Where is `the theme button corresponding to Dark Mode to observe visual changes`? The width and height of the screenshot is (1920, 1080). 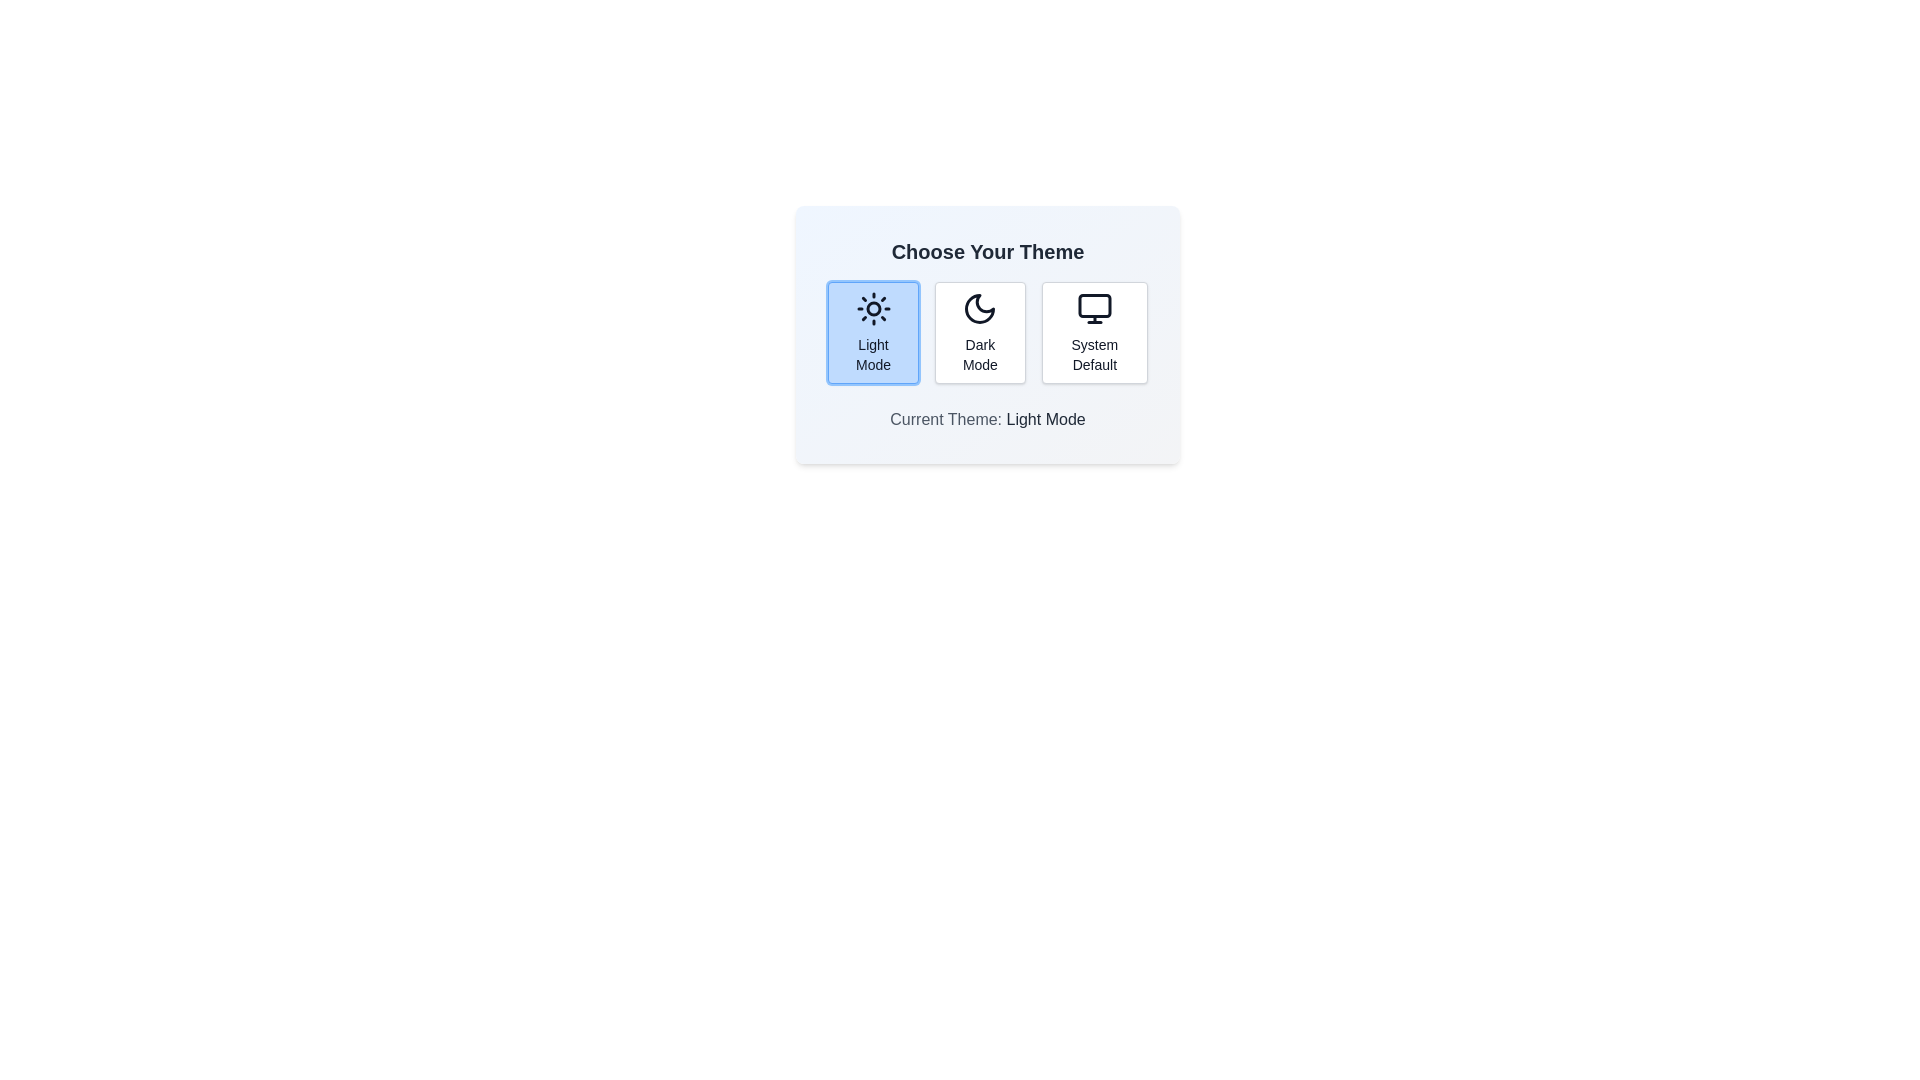
the theme button corresponding to Dark Mode to observe visual changes is located at coordinates (979, 331).